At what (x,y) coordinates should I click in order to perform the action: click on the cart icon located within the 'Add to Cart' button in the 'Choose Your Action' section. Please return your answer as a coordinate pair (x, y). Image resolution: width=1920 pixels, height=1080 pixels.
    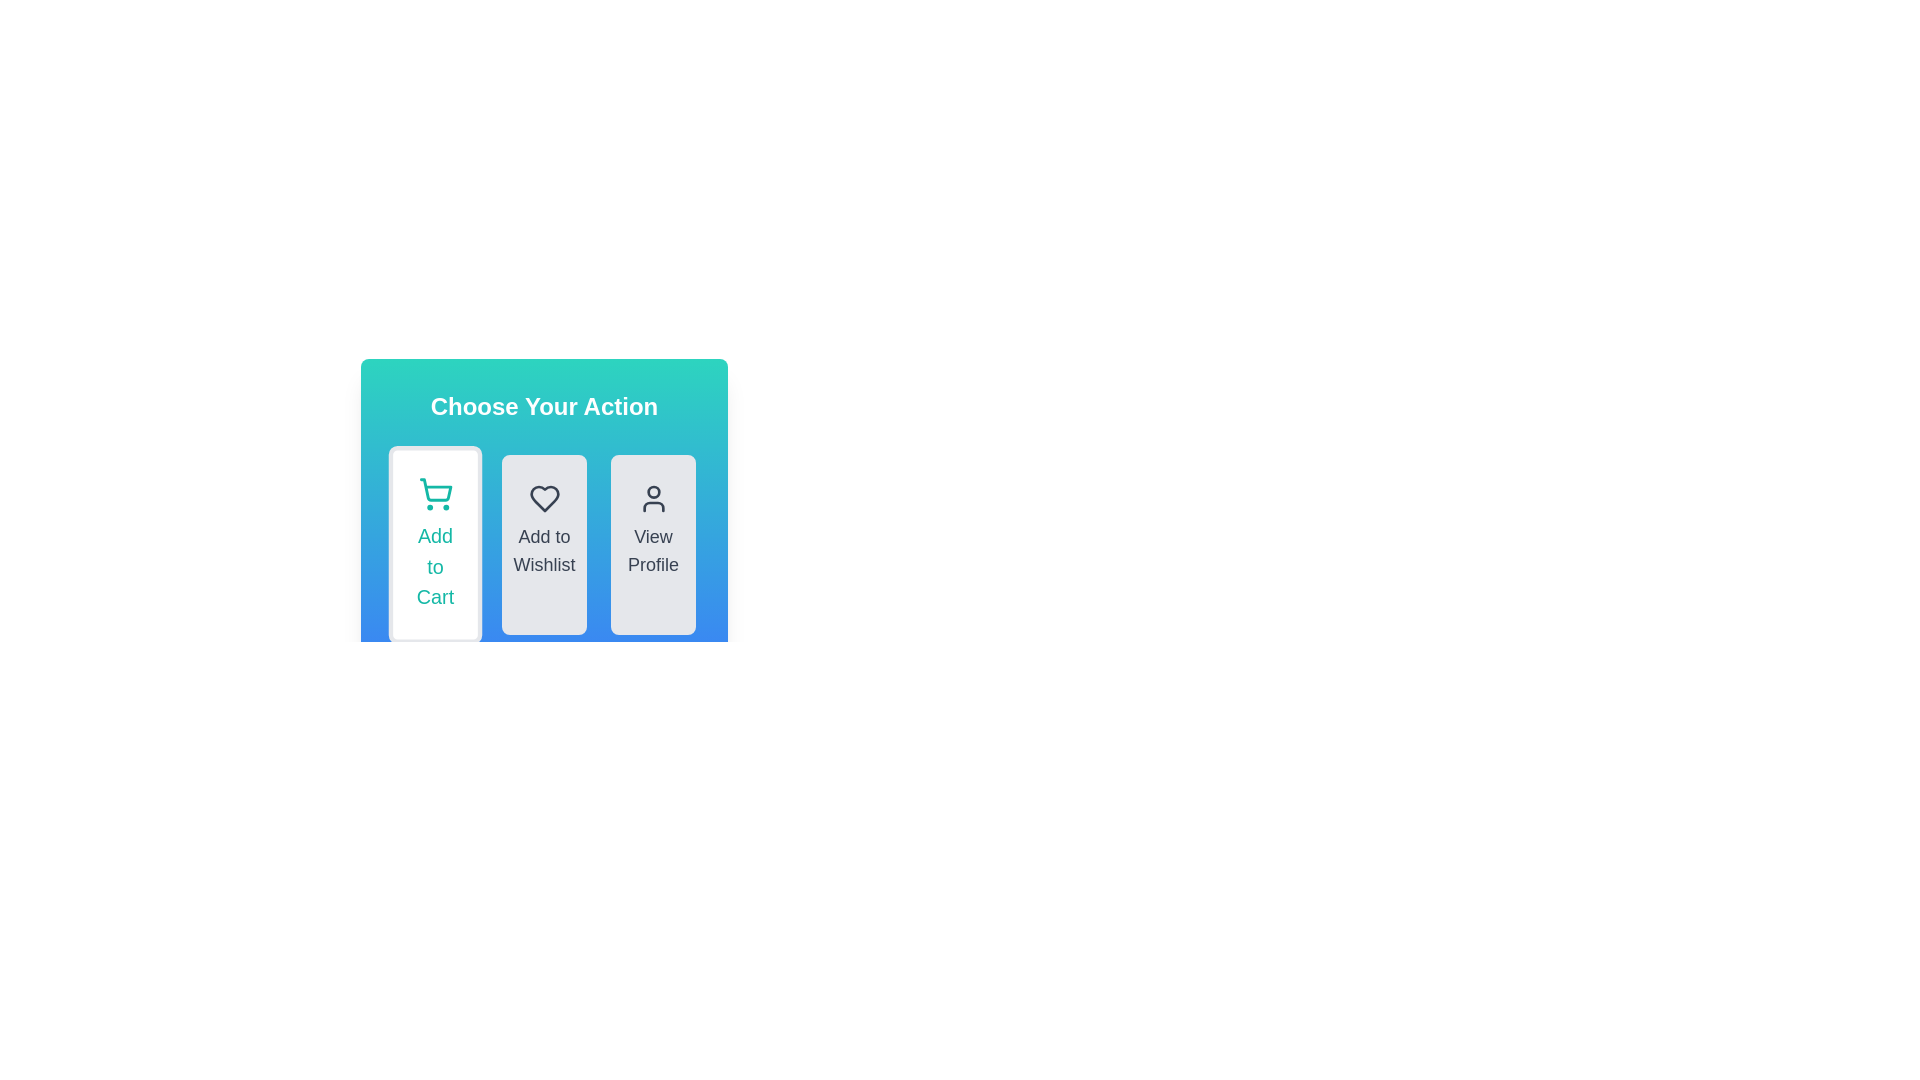
    Looking at the image, I should click on (434, 490).